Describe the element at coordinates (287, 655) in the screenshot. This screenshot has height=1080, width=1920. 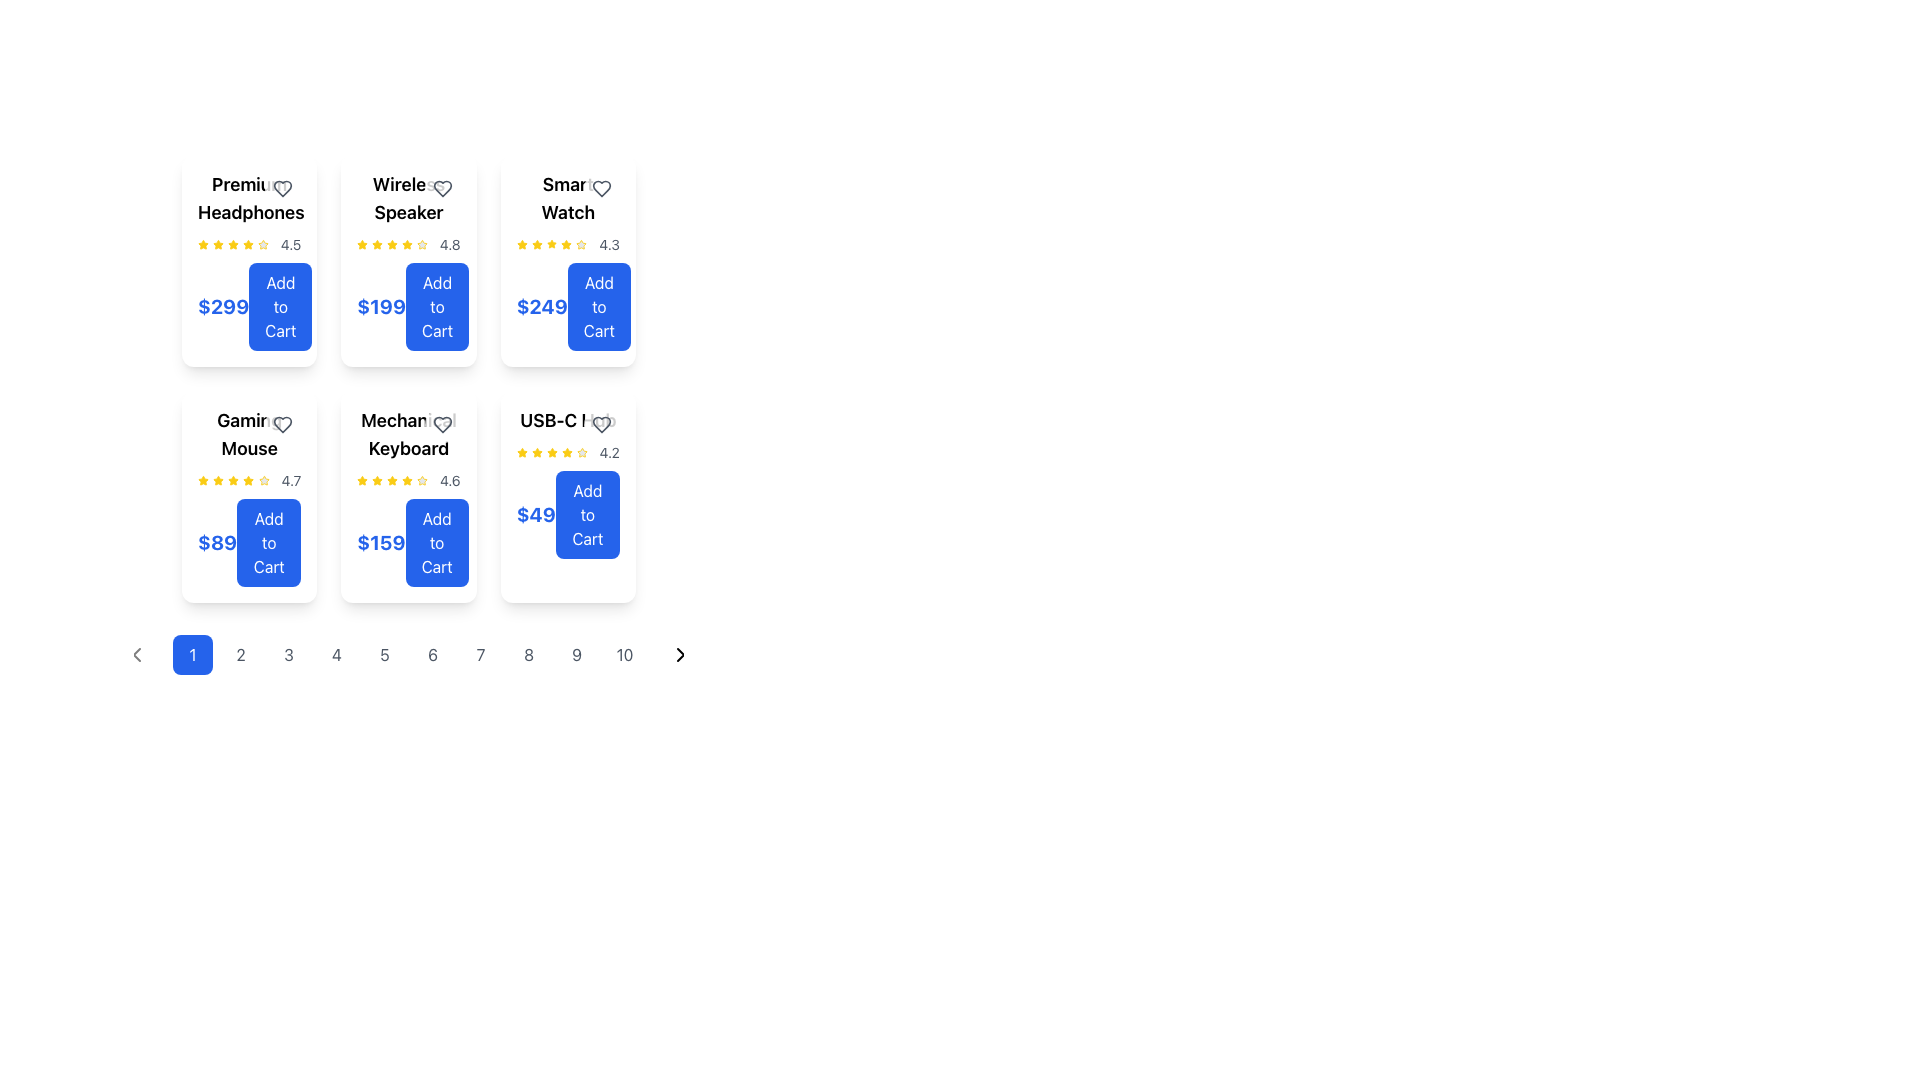
I see `the circular button with the grey number '3' centered inside` at that location.